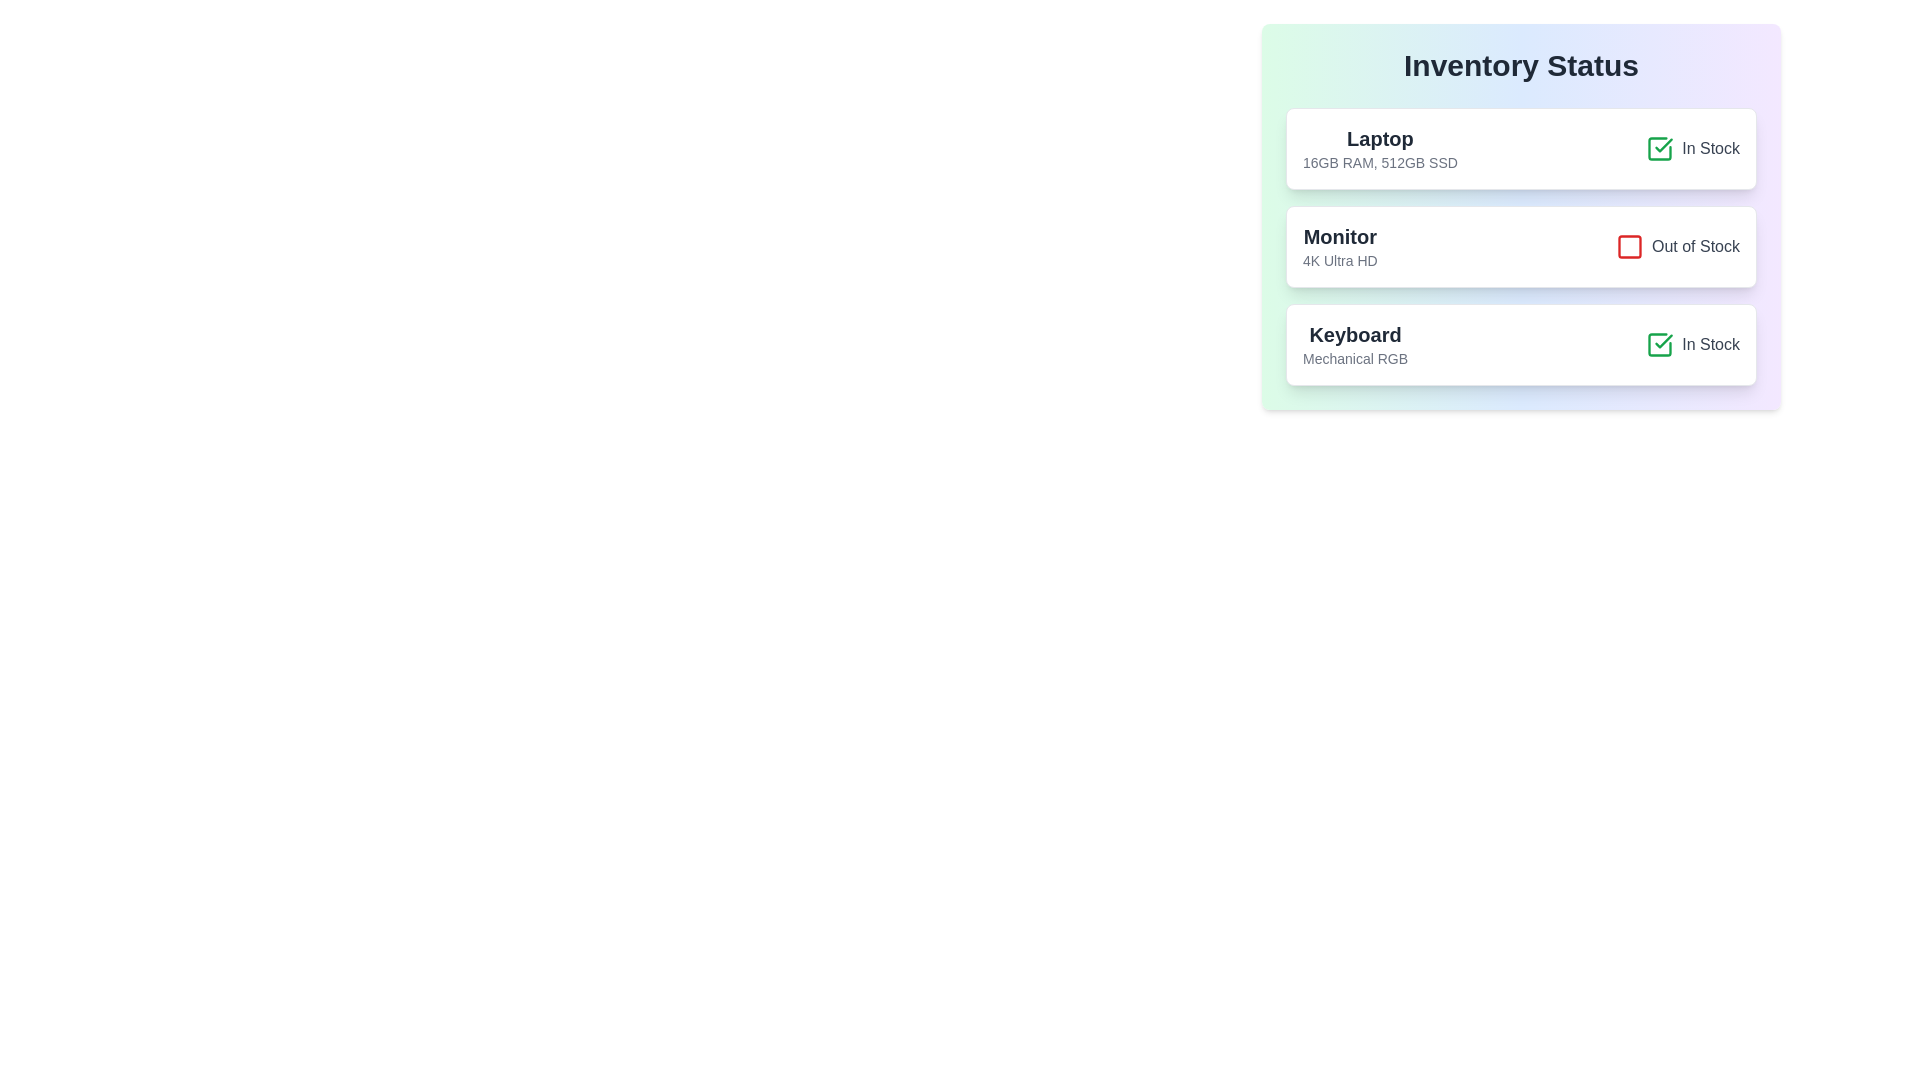 The height and width of the screenshot is (1080, 1920). I want to click on the text label indicating that the monitor is not available in stock, located to the right of a square red icon in the inventory status list, so click(1694, 245).